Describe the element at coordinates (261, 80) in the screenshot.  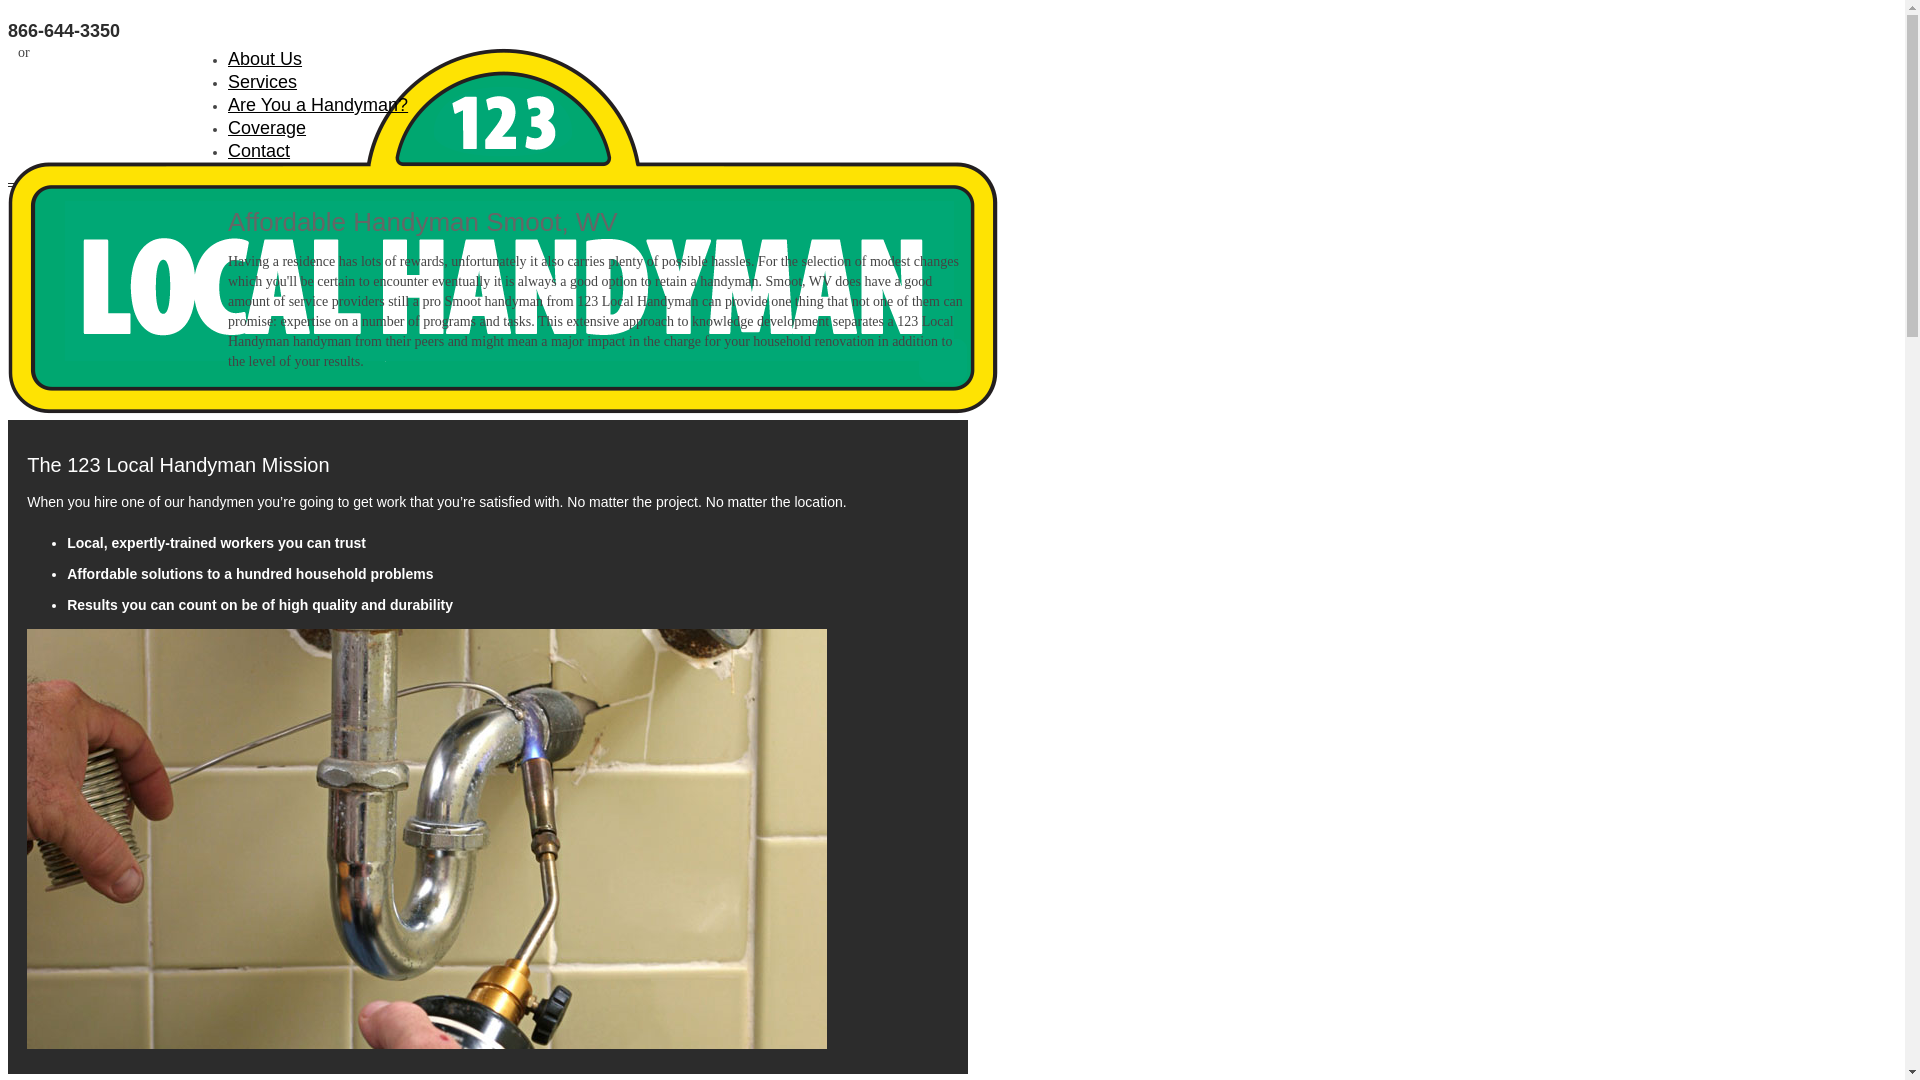
I see `'Services'` at that location.